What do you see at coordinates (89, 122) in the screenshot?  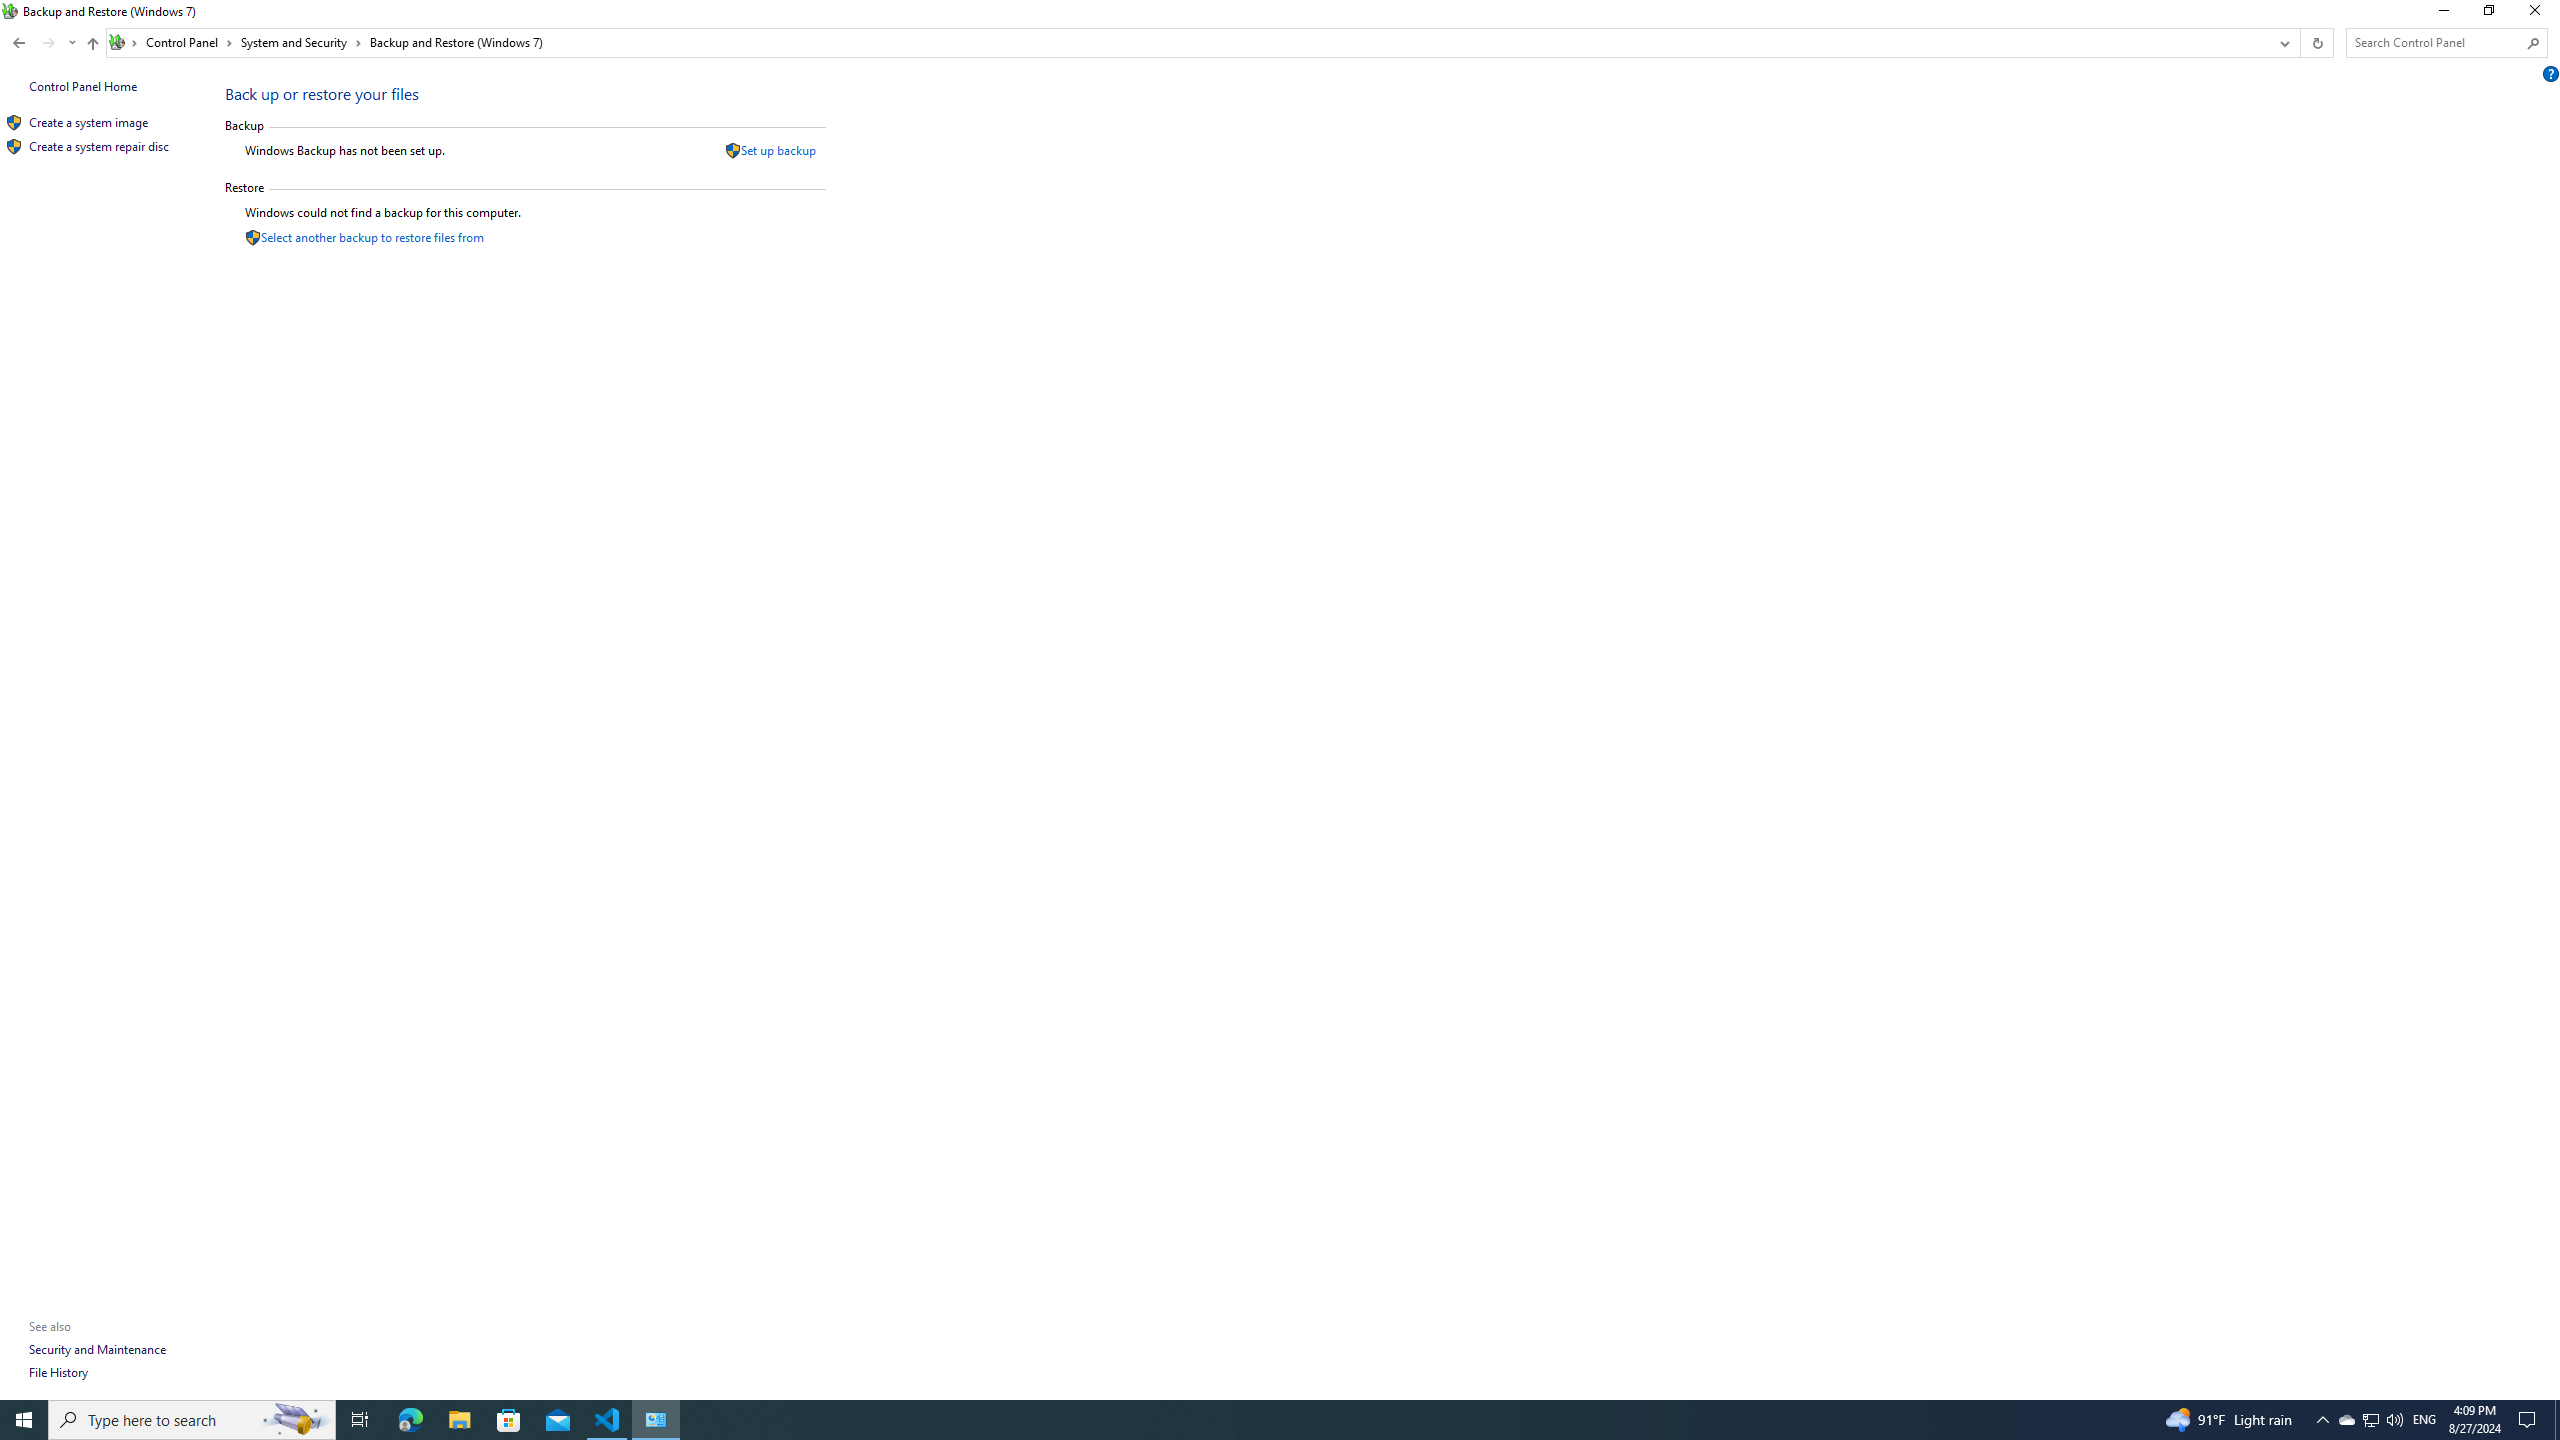 I see `'Create a system image'` at bounding box center [89, 122].